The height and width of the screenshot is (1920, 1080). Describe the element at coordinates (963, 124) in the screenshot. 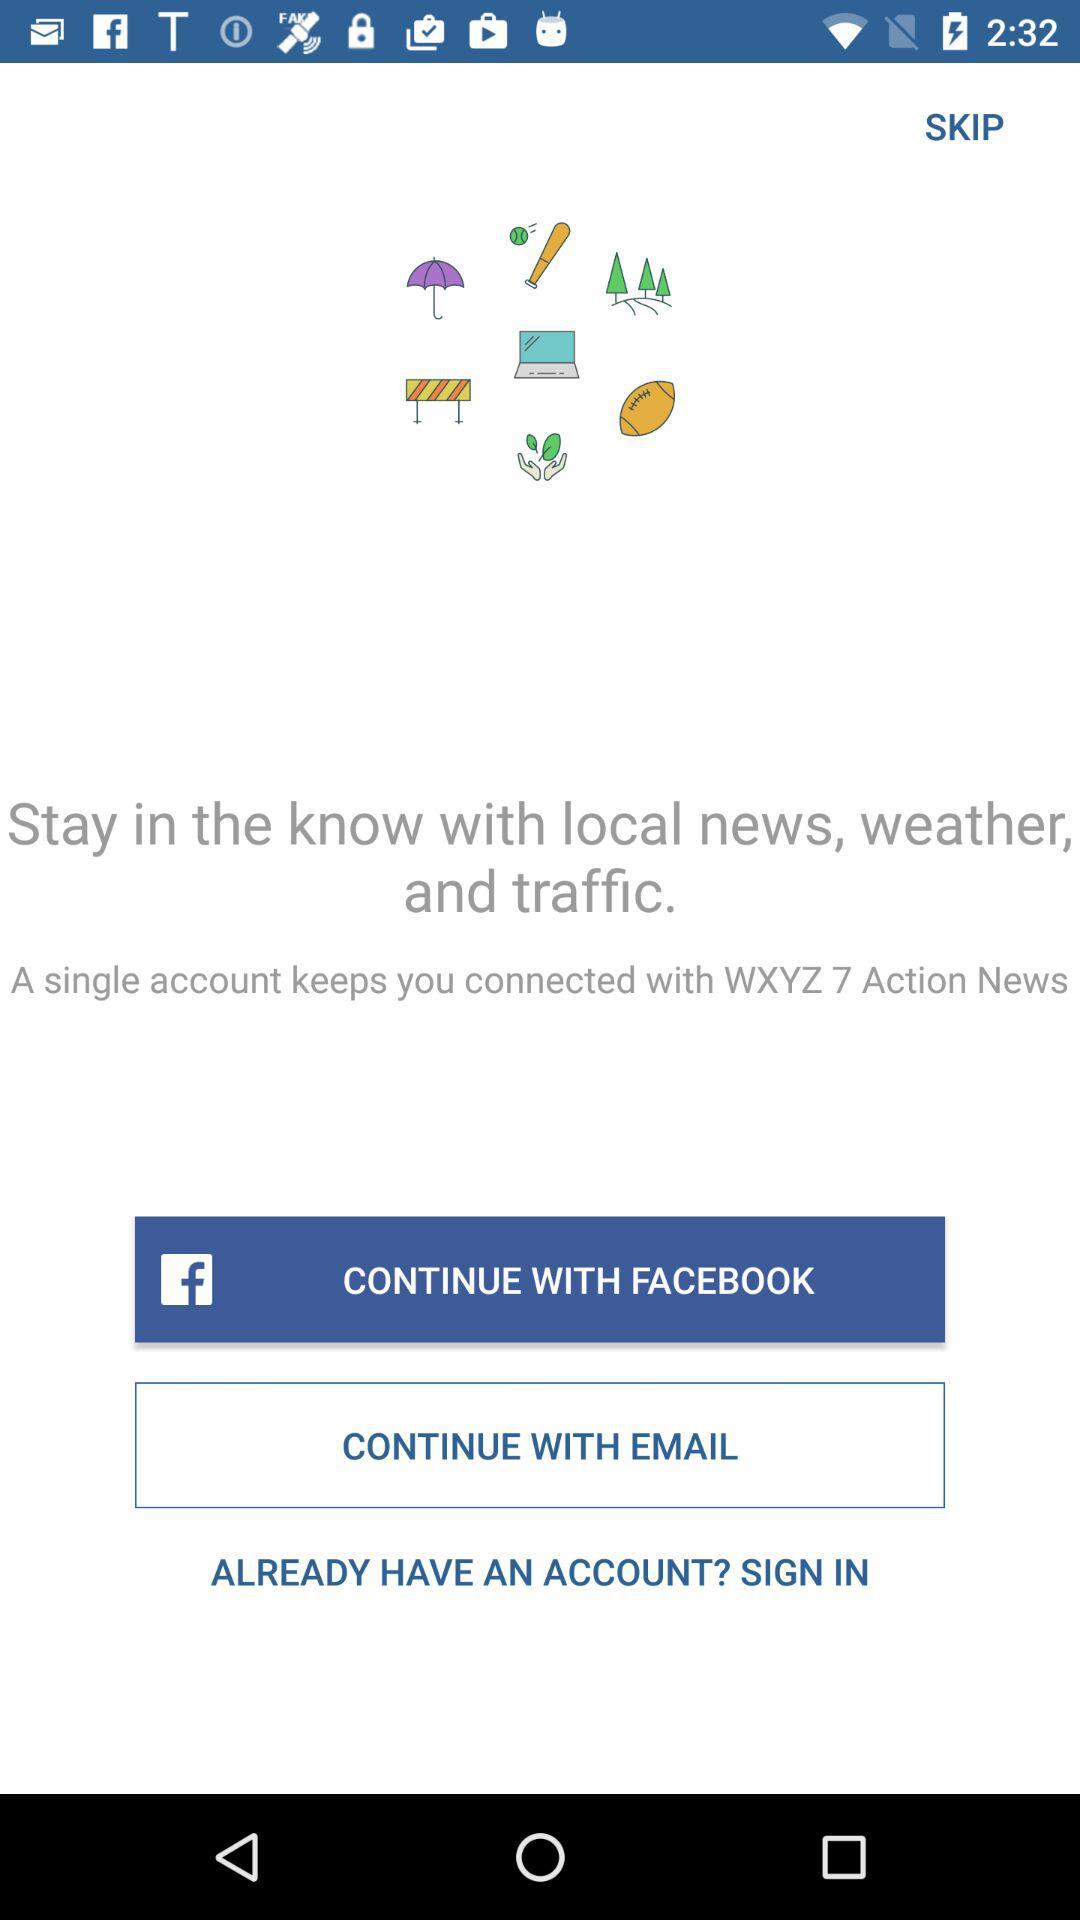

I see `skip icon` at that location.